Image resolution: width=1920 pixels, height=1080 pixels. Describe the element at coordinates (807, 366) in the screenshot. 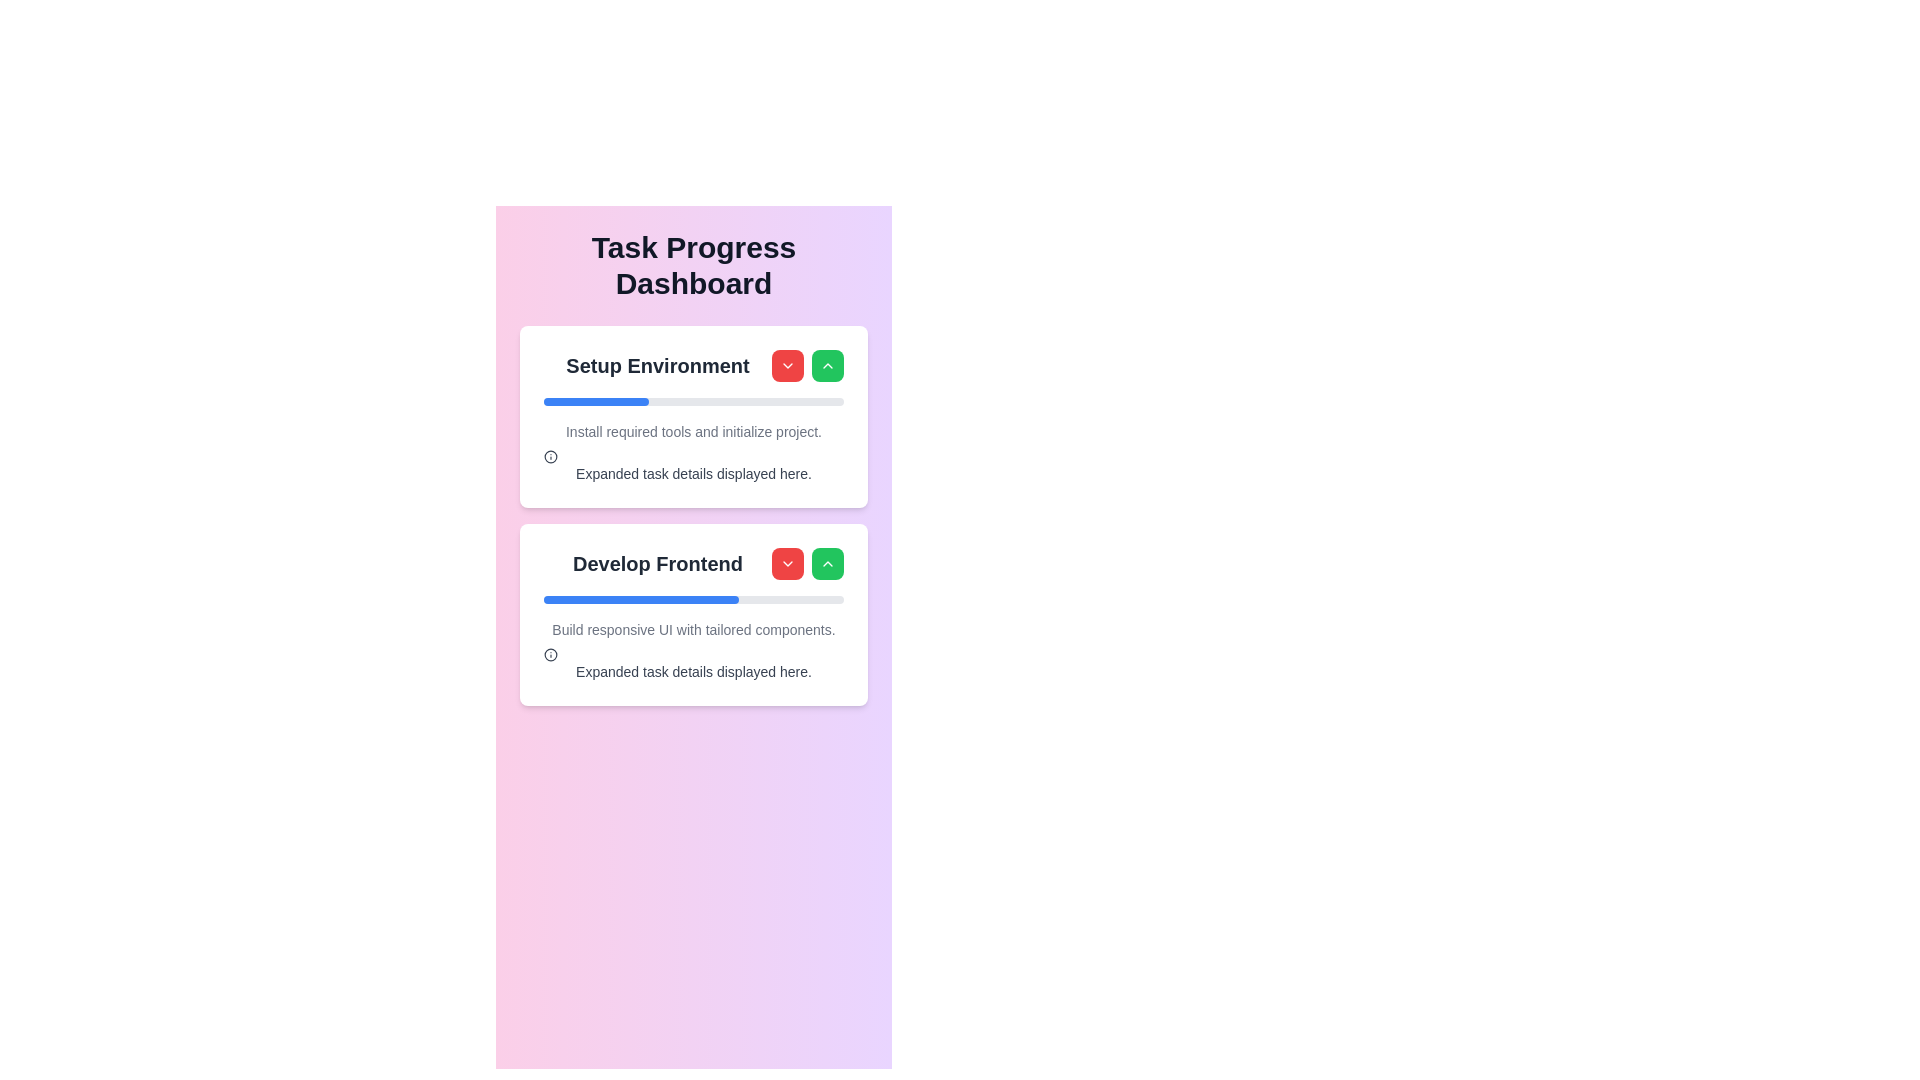

I see `the left styled button with a red background and downward-pointing chevron icon` at that location.